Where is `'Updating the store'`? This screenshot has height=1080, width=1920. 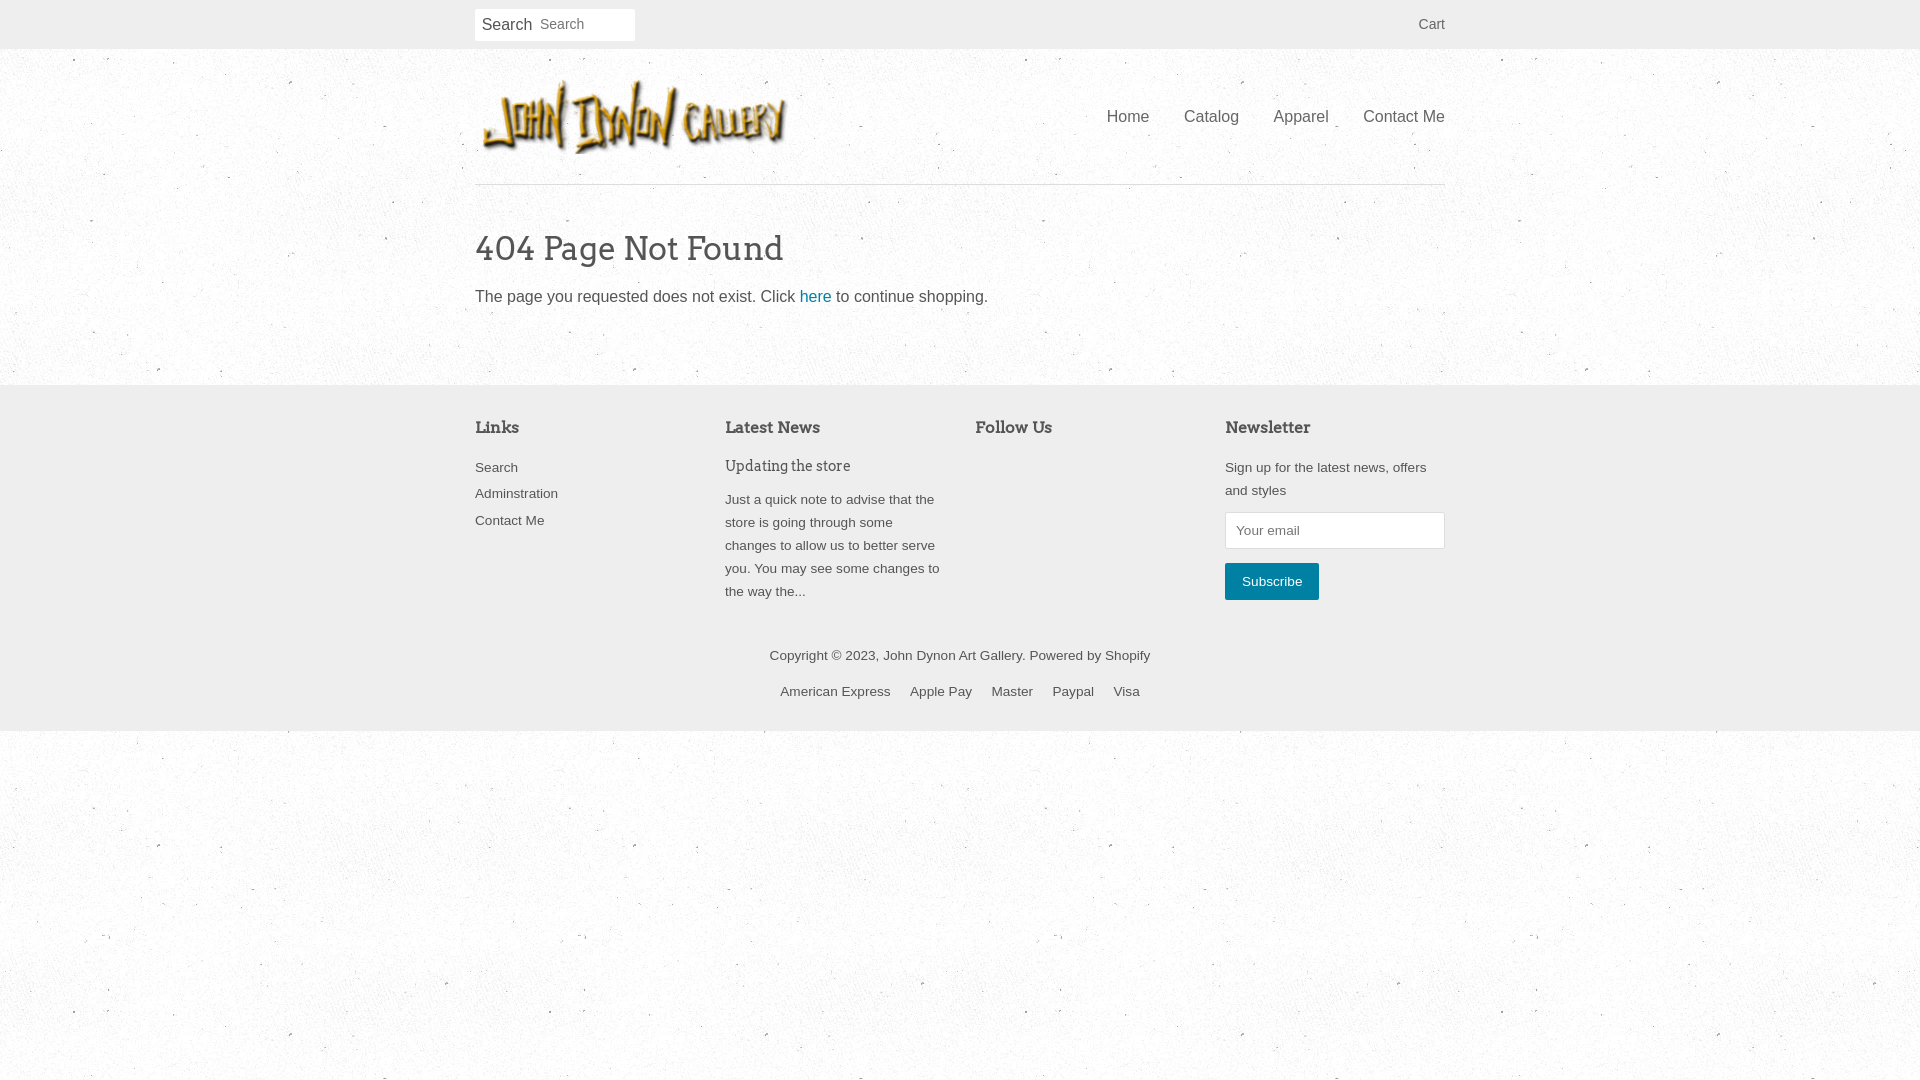
'Updating the store' is located at coordinates (786, 466).